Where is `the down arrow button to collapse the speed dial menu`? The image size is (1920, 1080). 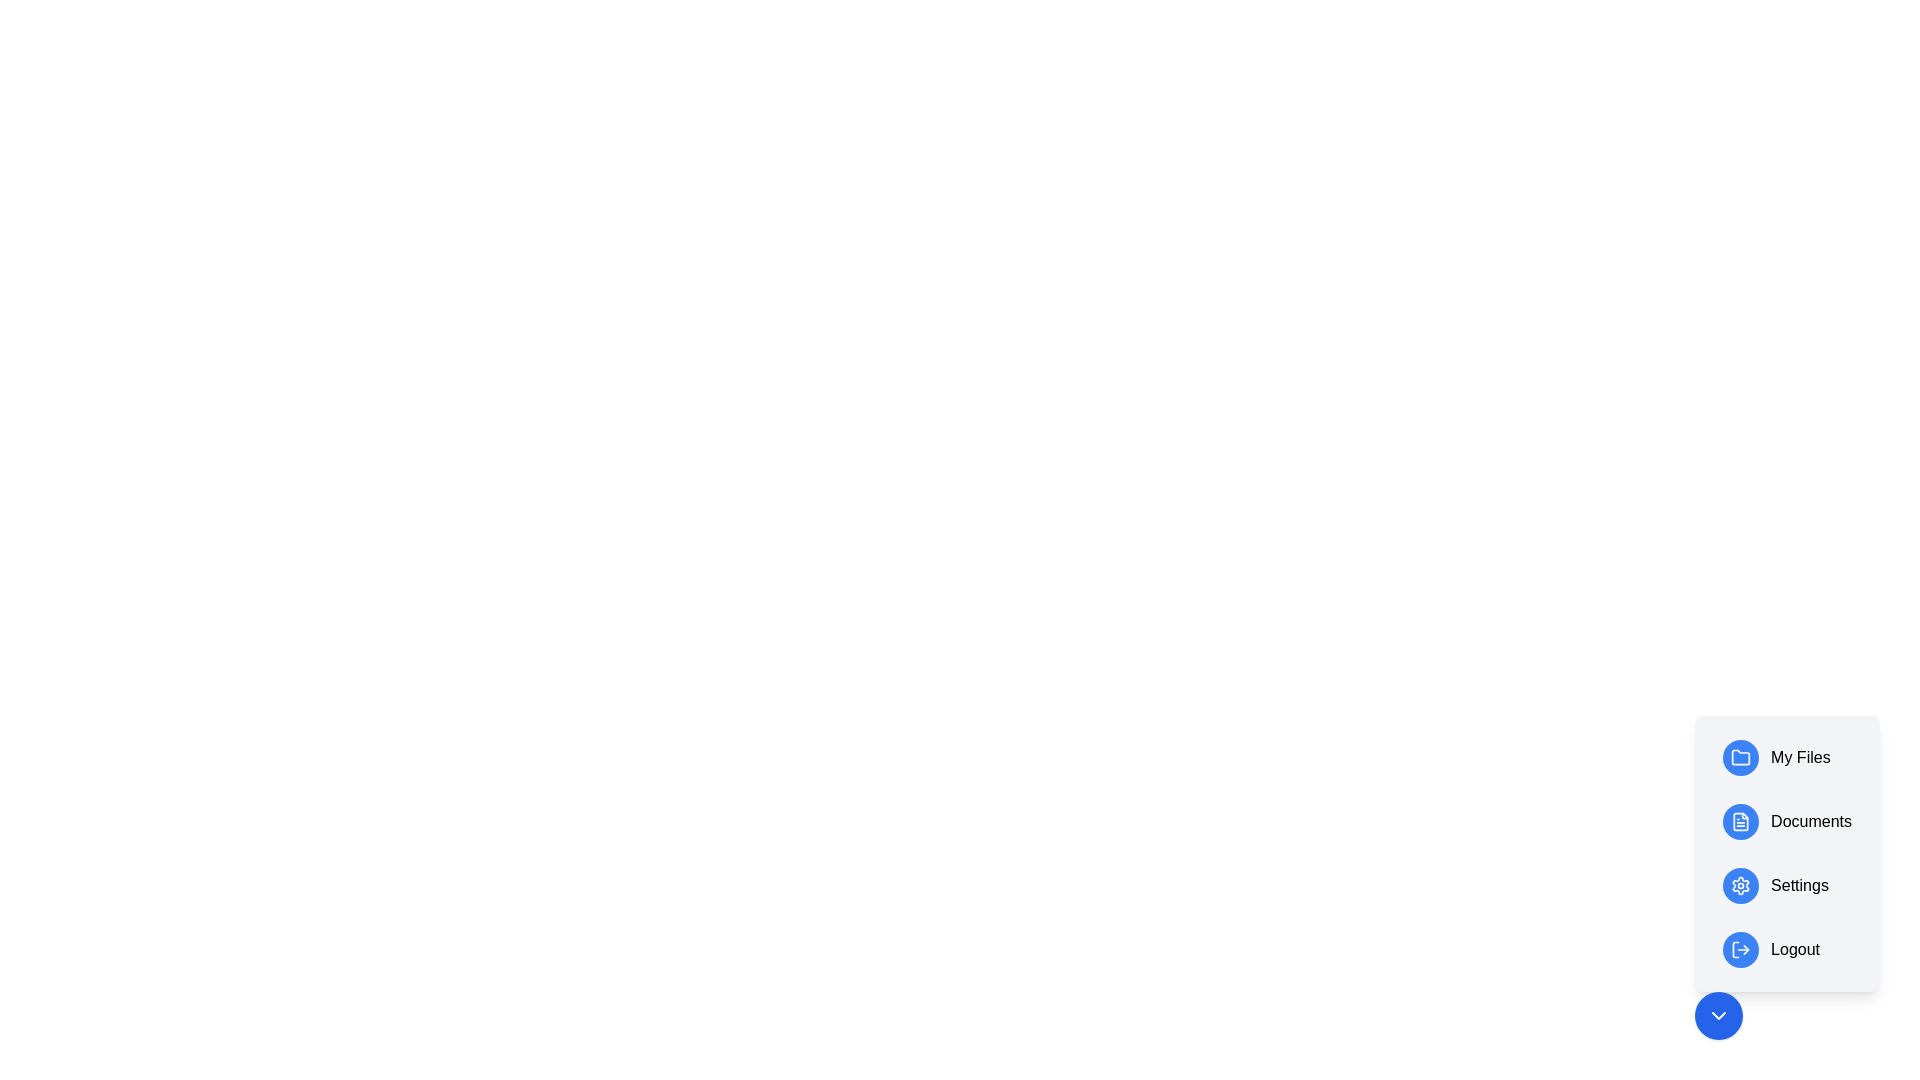
the down arrow button to collapse the speed dial menu is located at coordinates (1717, 1015).